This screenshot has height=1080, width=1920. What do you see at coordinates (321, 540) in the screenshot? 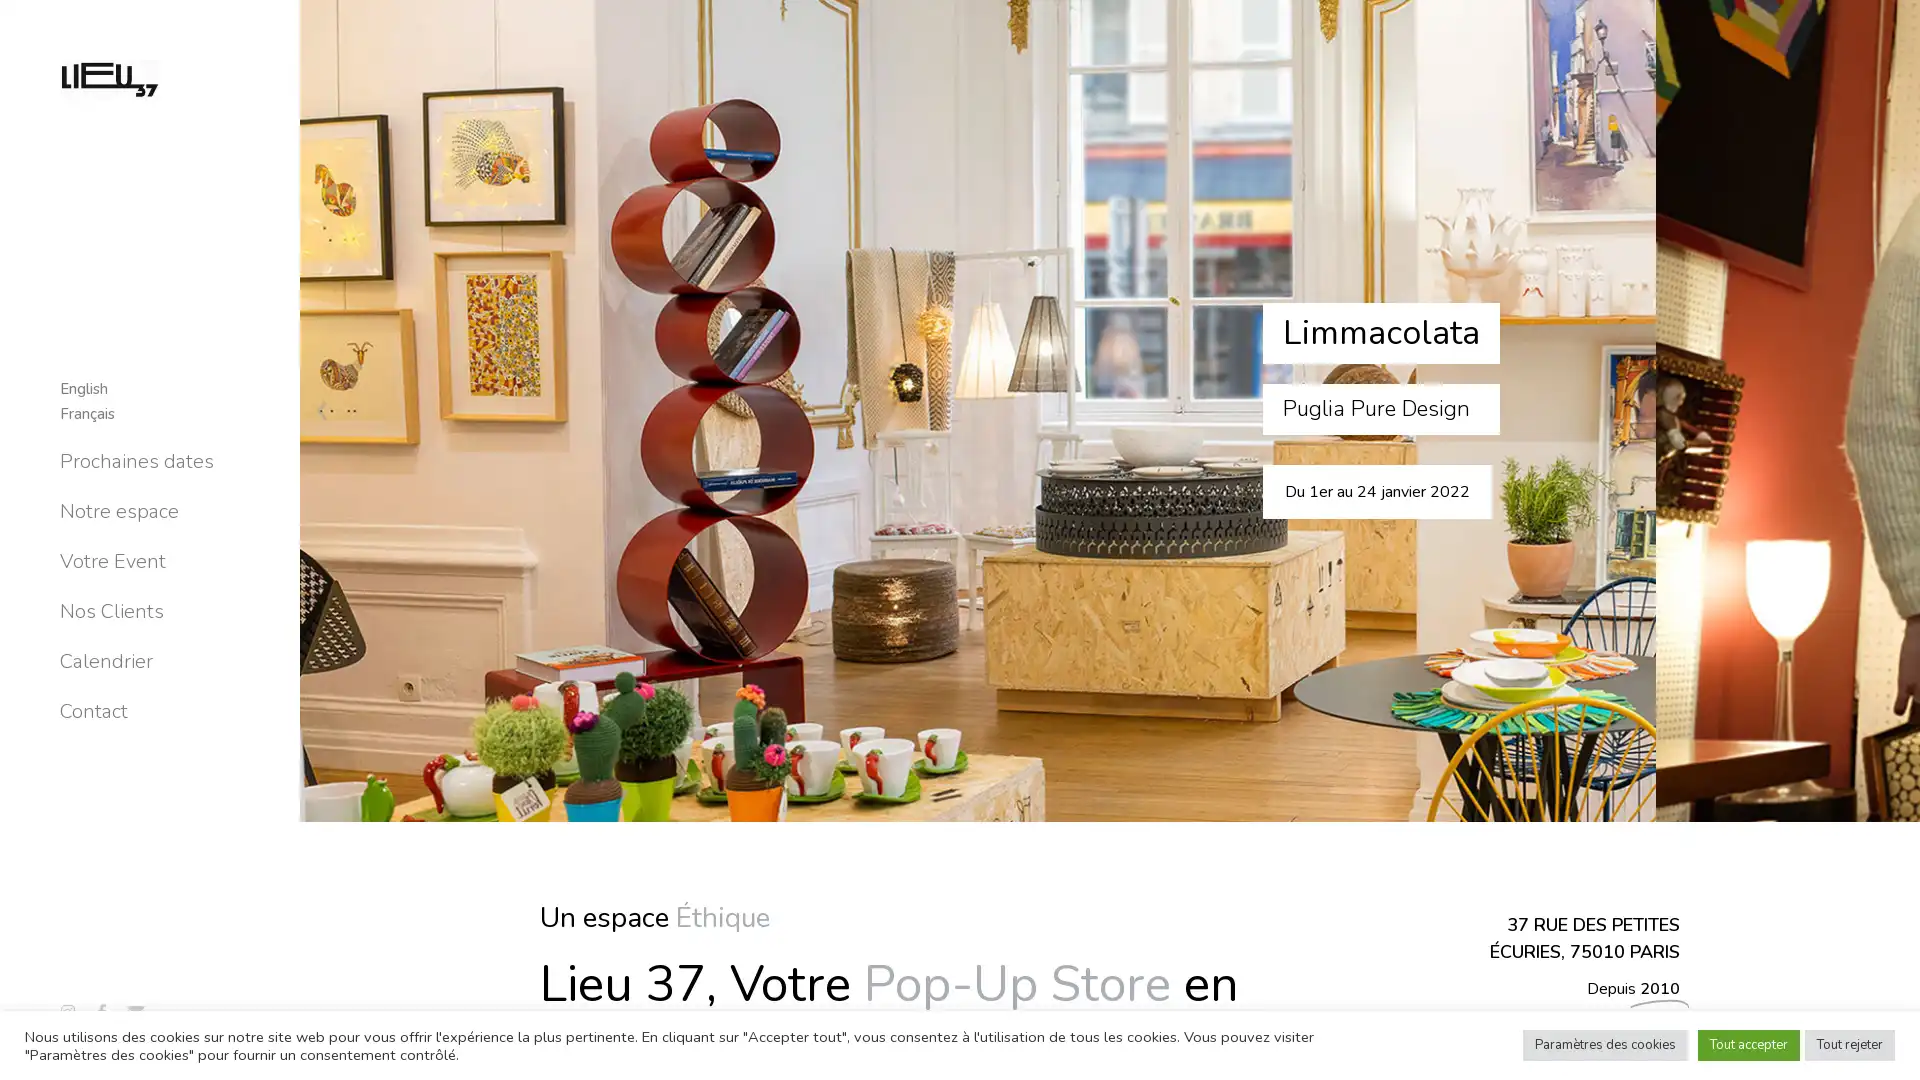
I see `Previous slide` at bounding box center [321, 540].